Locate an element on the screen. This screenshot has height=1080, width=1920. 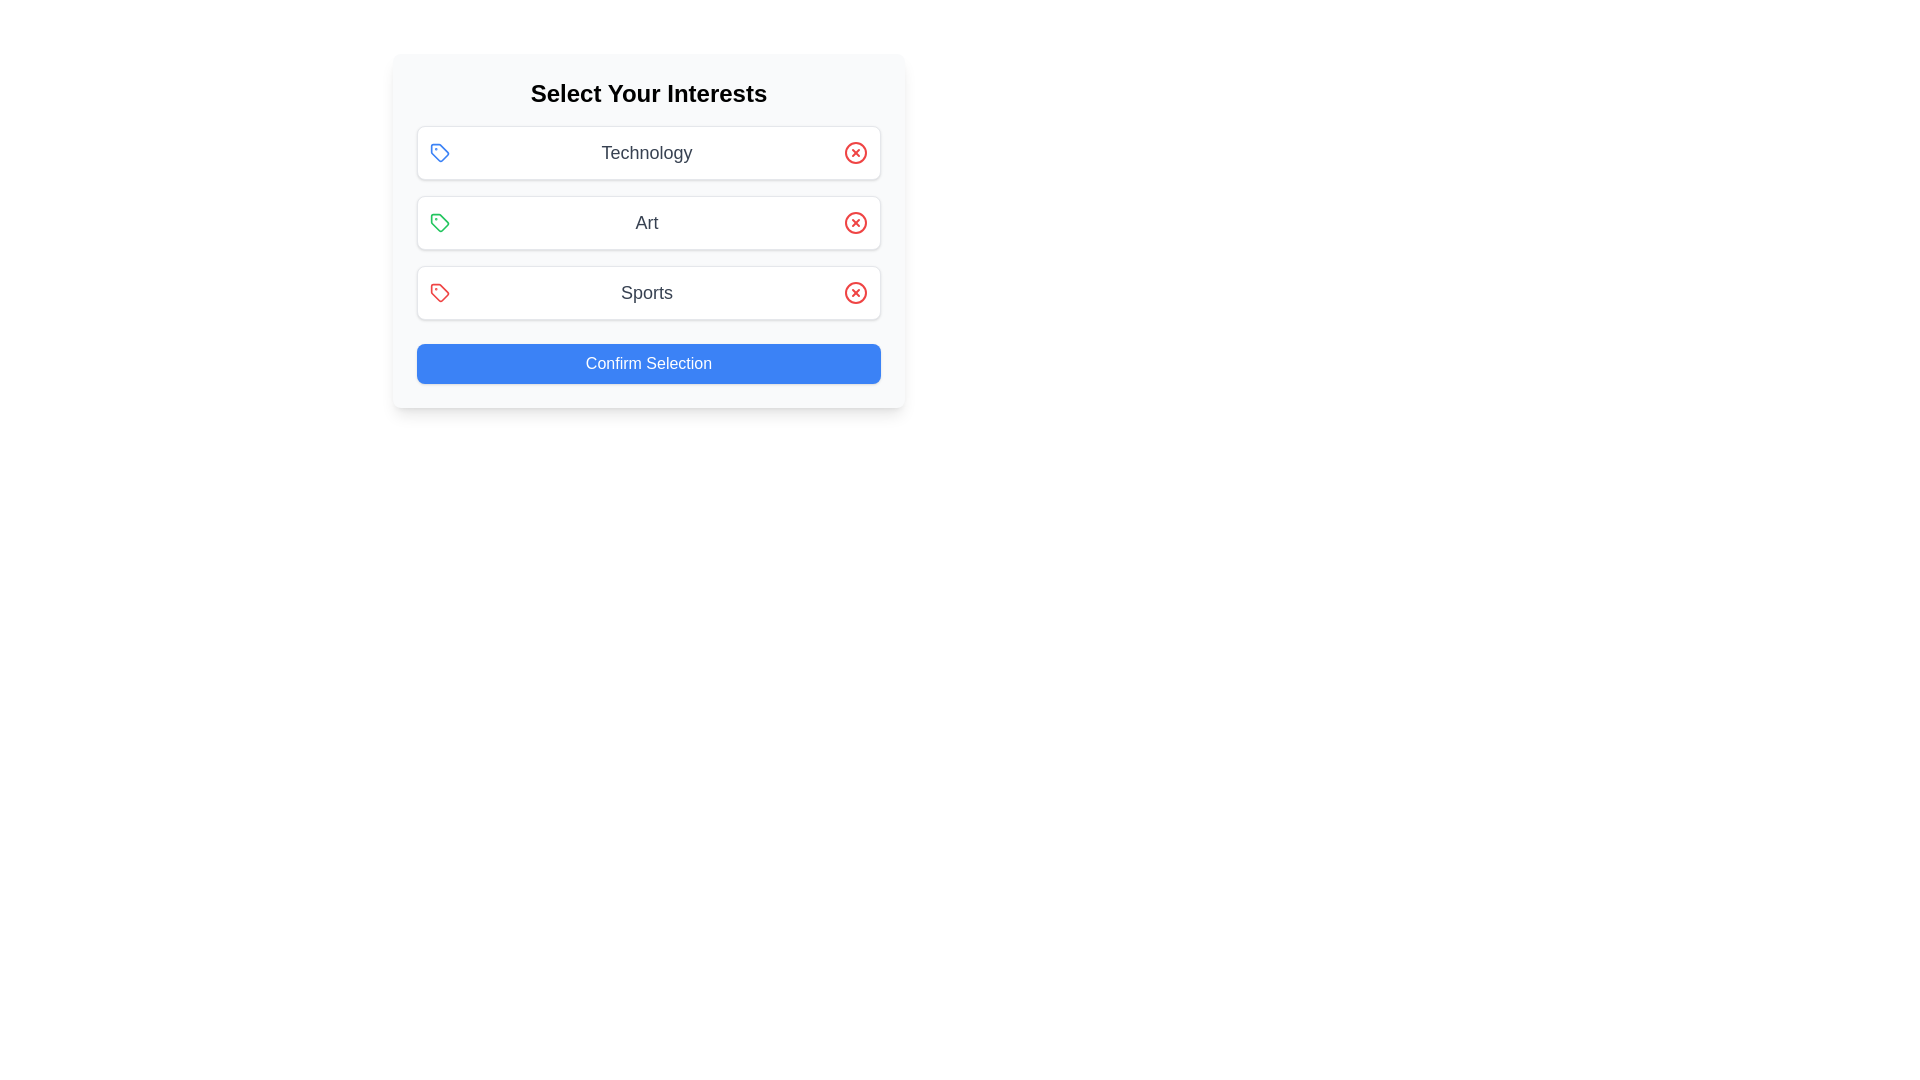
the Sports Icon to observe its hover effect is located at coordinates (439, 293).